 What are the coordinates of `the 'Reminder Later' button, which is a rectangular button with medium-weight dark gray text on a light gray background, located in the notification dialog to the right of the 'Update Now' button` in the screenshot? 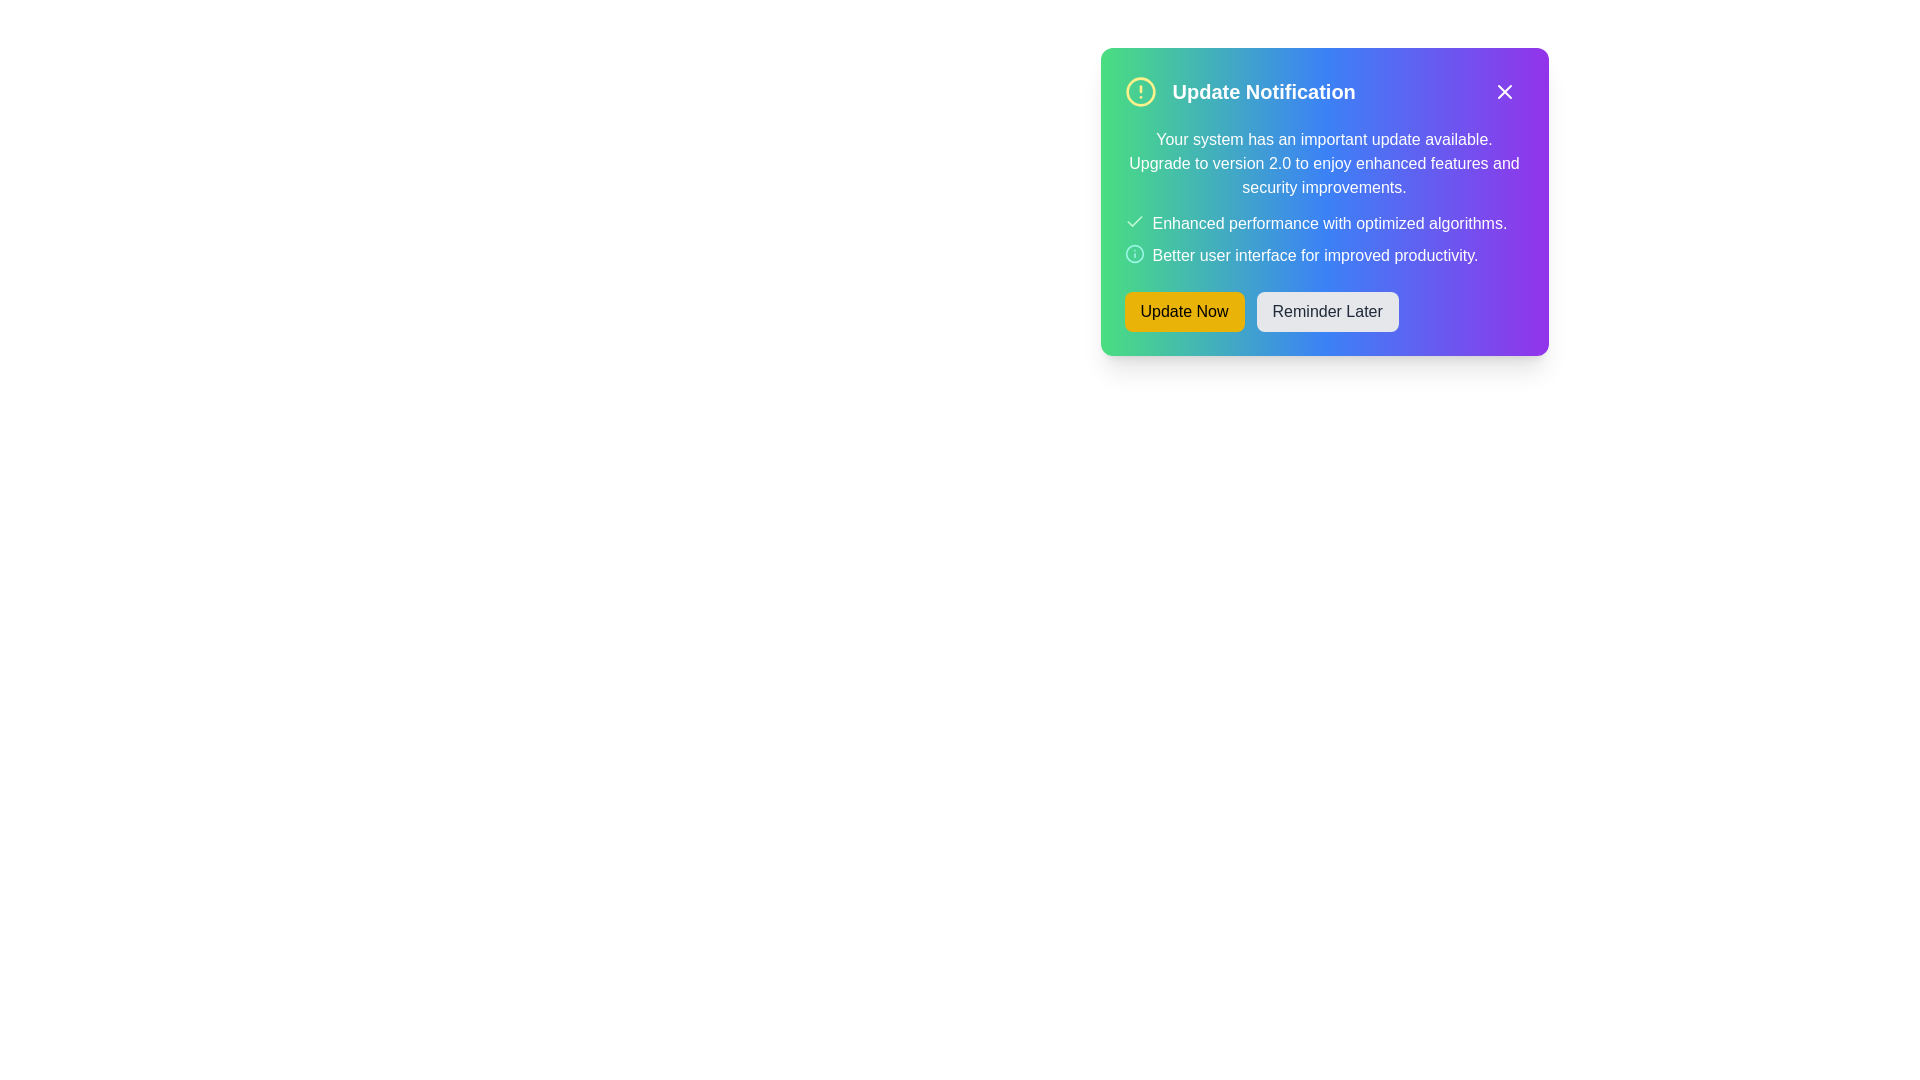 It's located at (1327, 312).